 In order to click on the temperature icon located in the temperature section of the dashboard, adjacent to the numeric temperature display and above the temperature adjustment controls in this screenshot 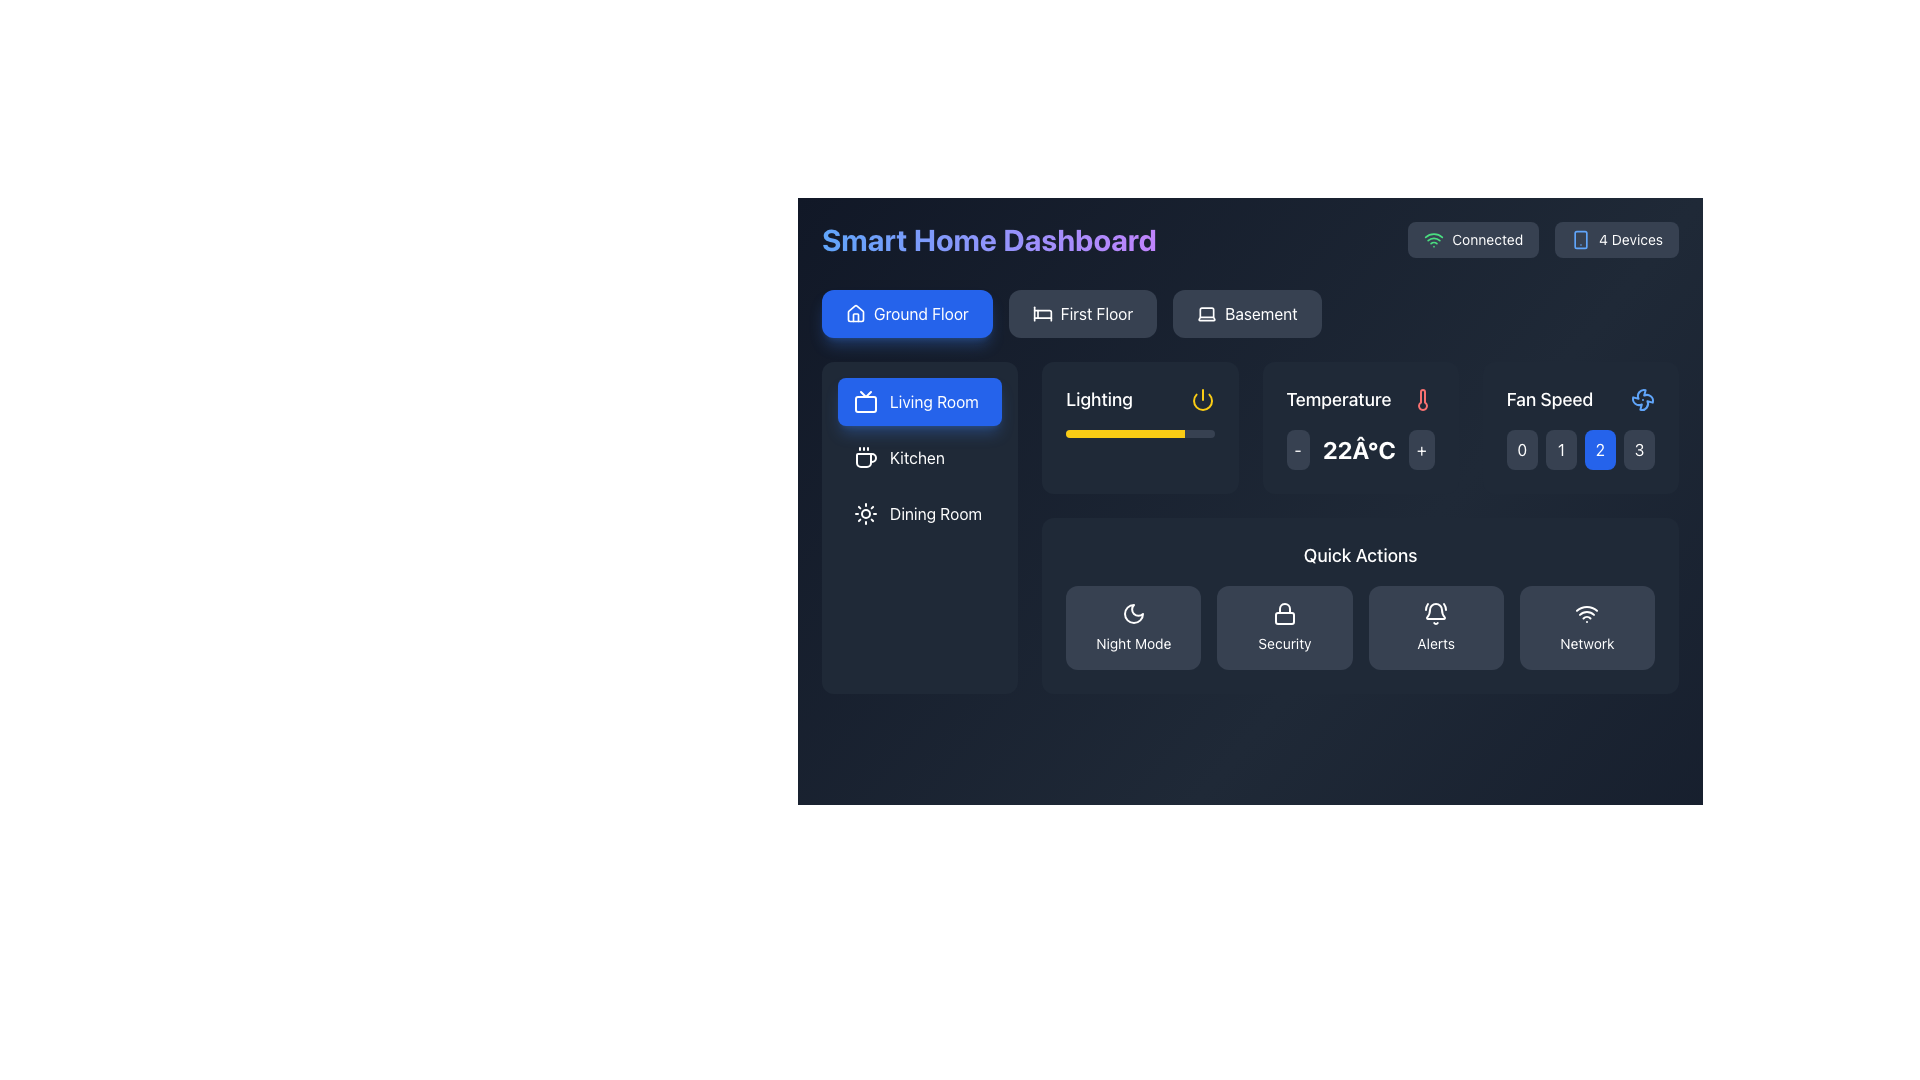, I will do `click(1421, 400)`.